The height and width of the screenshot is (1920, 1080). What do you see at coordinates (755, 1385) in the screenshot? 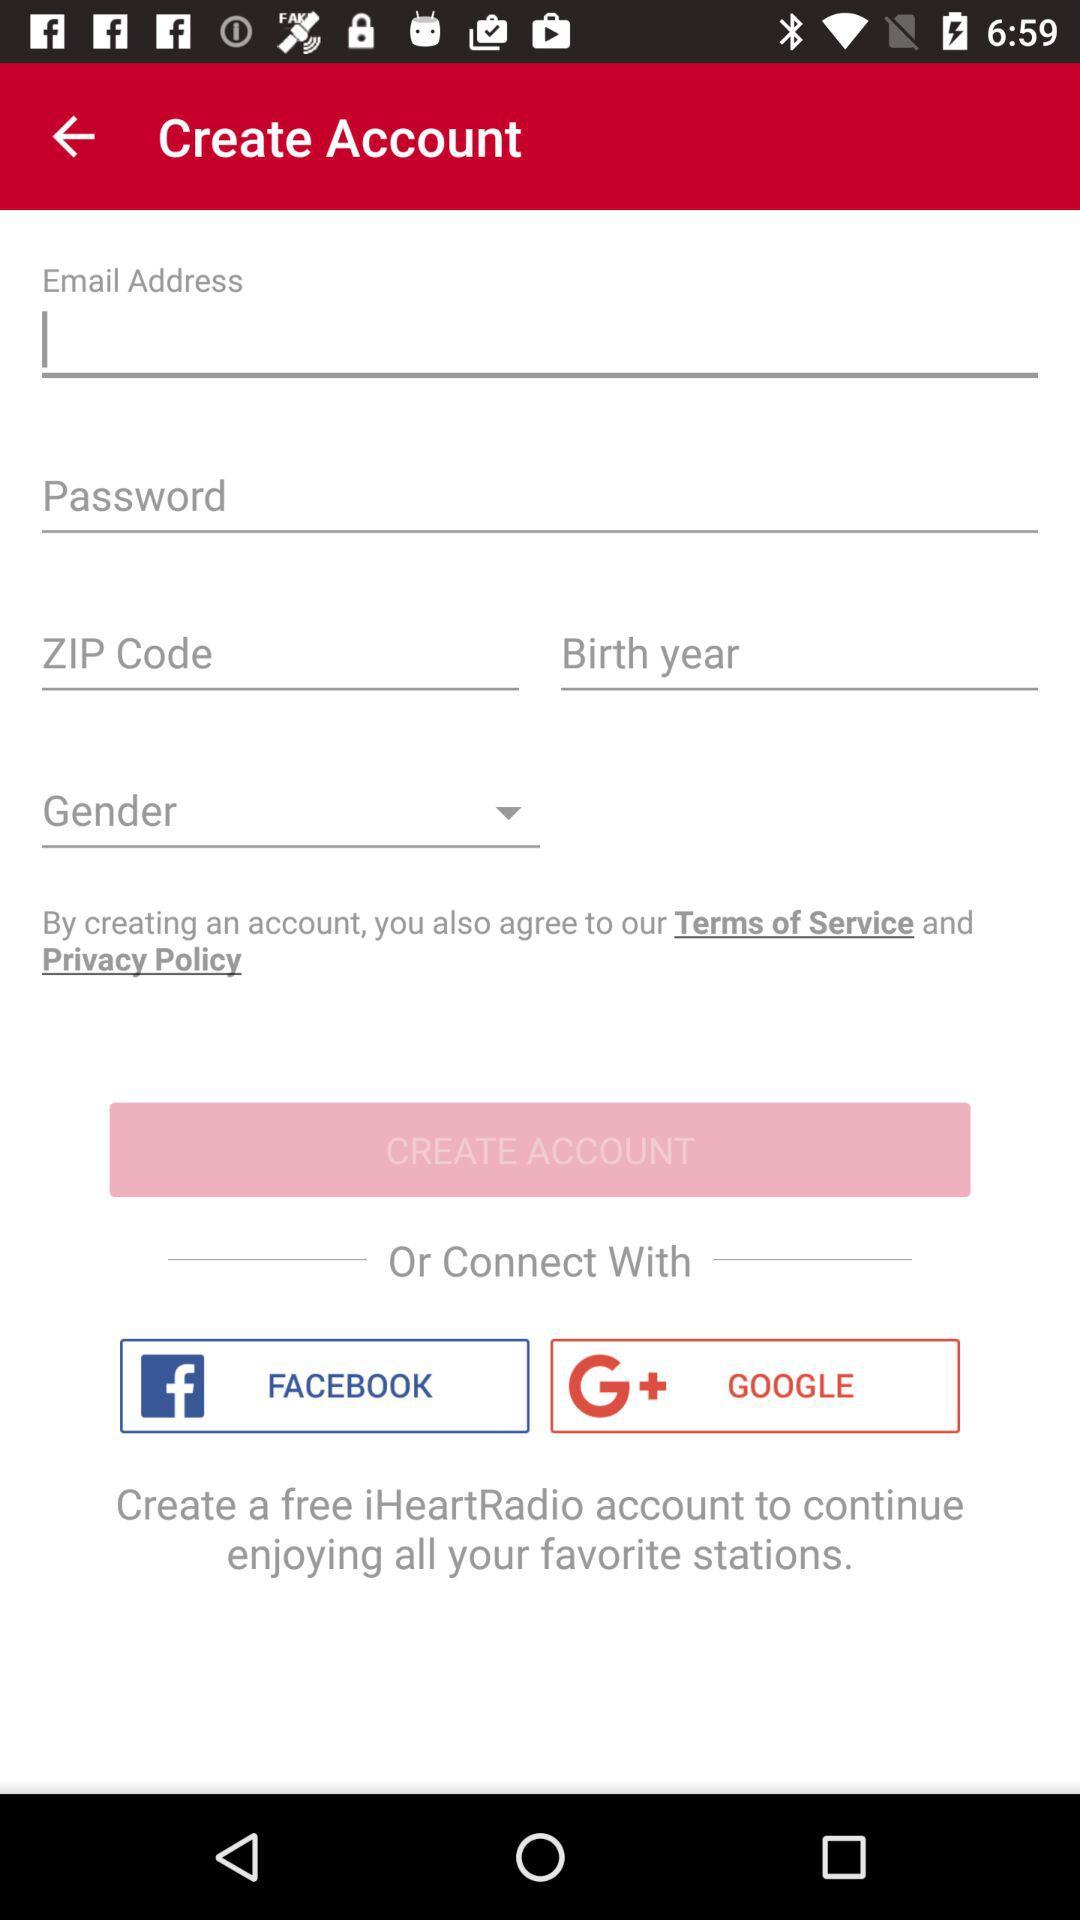
I see `the item above create a free item` at bounding box center [755, 1385].